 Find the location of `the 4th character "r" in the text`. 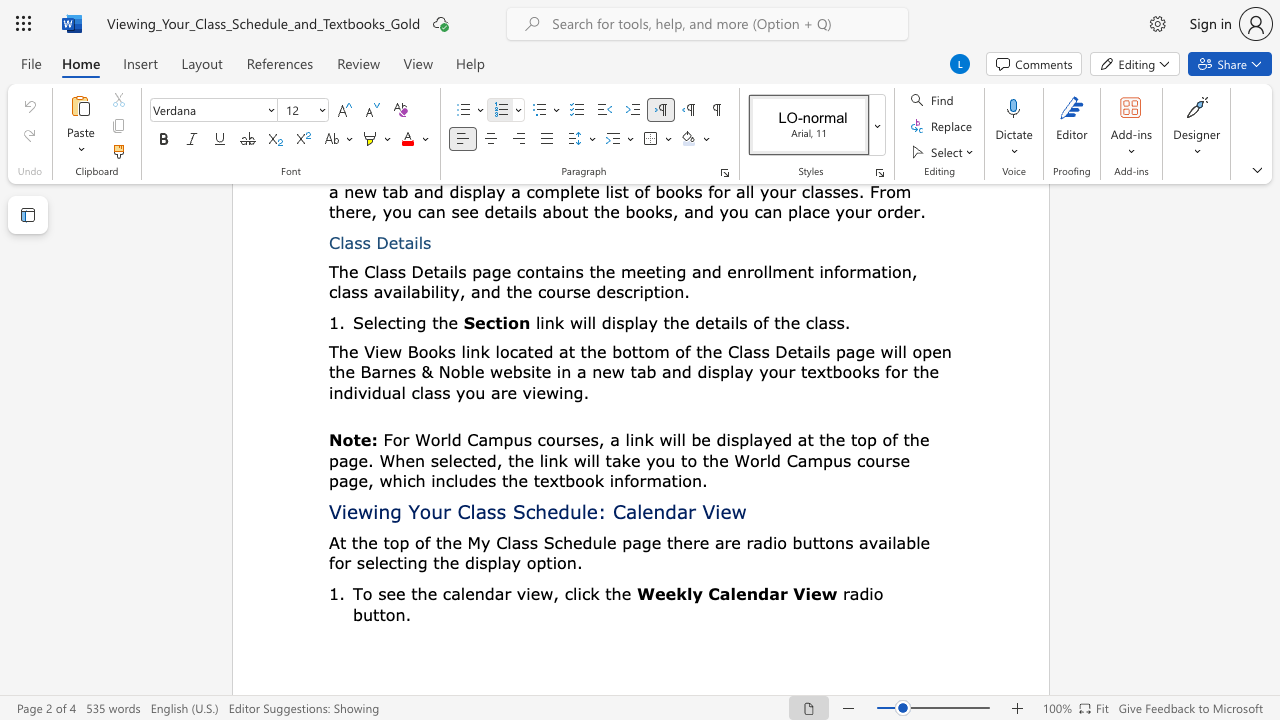

the 4th character "r" in the text is located at coordinates (762, 460).